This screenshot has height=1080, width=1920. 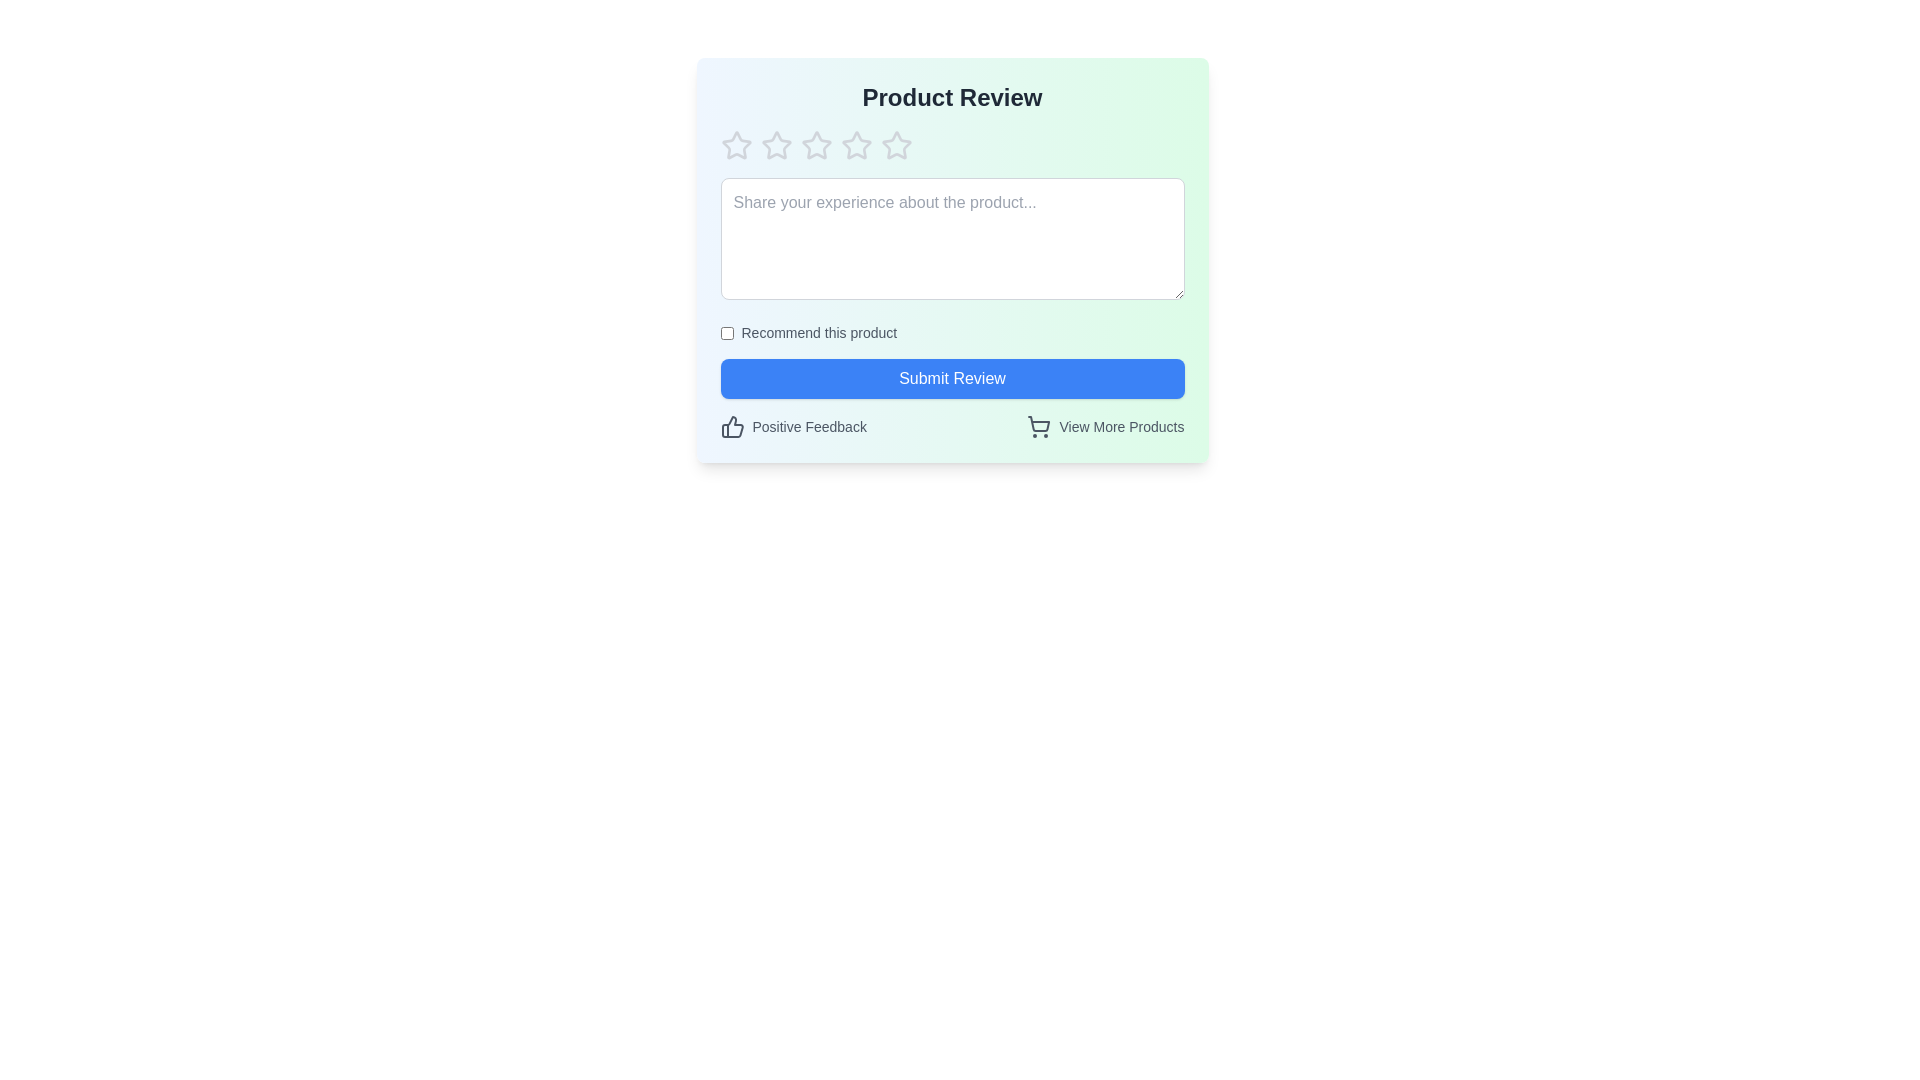 What do you see at coordinates (856, 145) in the screenshot?
I see `the star representing 4 stars to preview the rating` at bounding box center [856, 145].